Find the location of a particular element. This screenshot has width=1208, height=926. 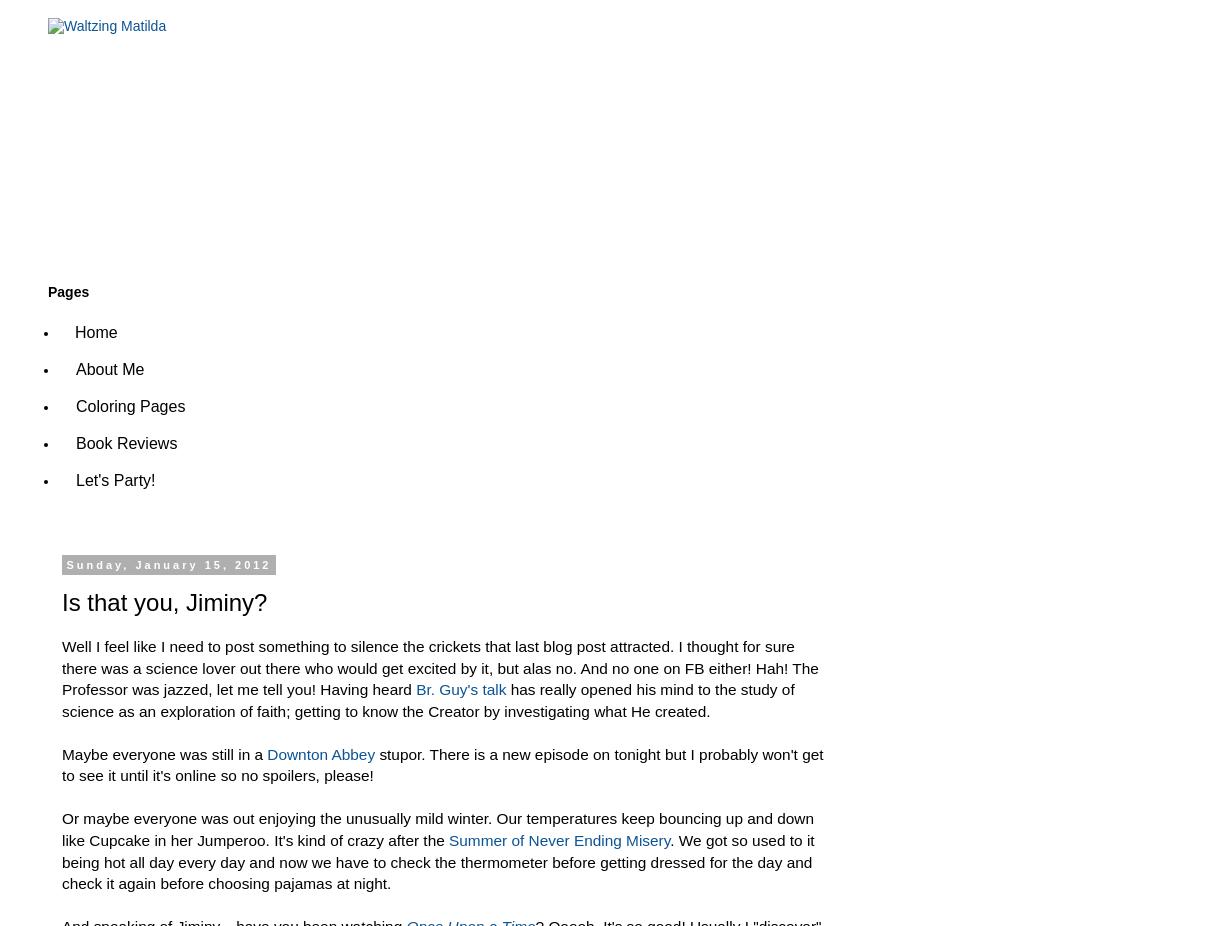

'Br. Guy's talk' is located at coordinates (463, 688).